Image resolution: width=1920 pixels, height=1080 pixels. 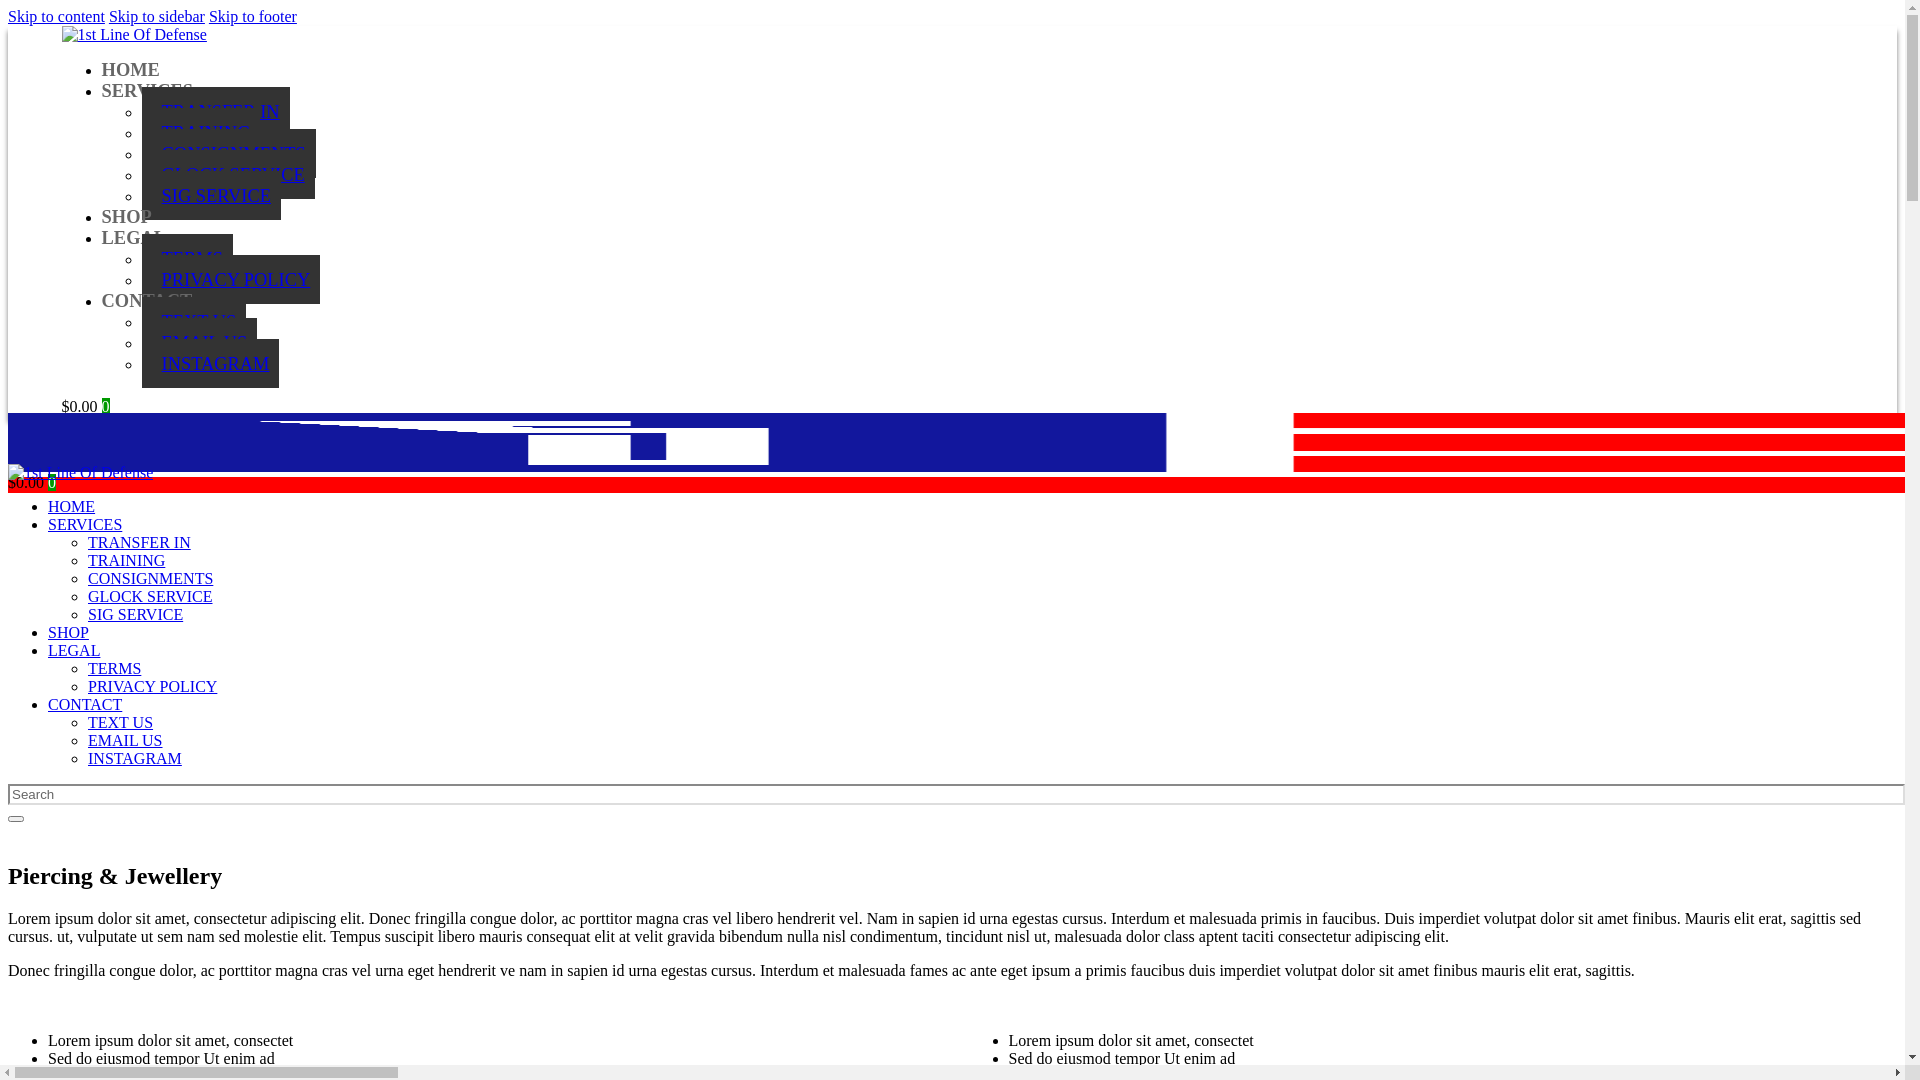 What do you see at coordinates (231, 279) in the screenshot?
I see `'PRIVACY POLICY'` at bounding box center [231, 279].